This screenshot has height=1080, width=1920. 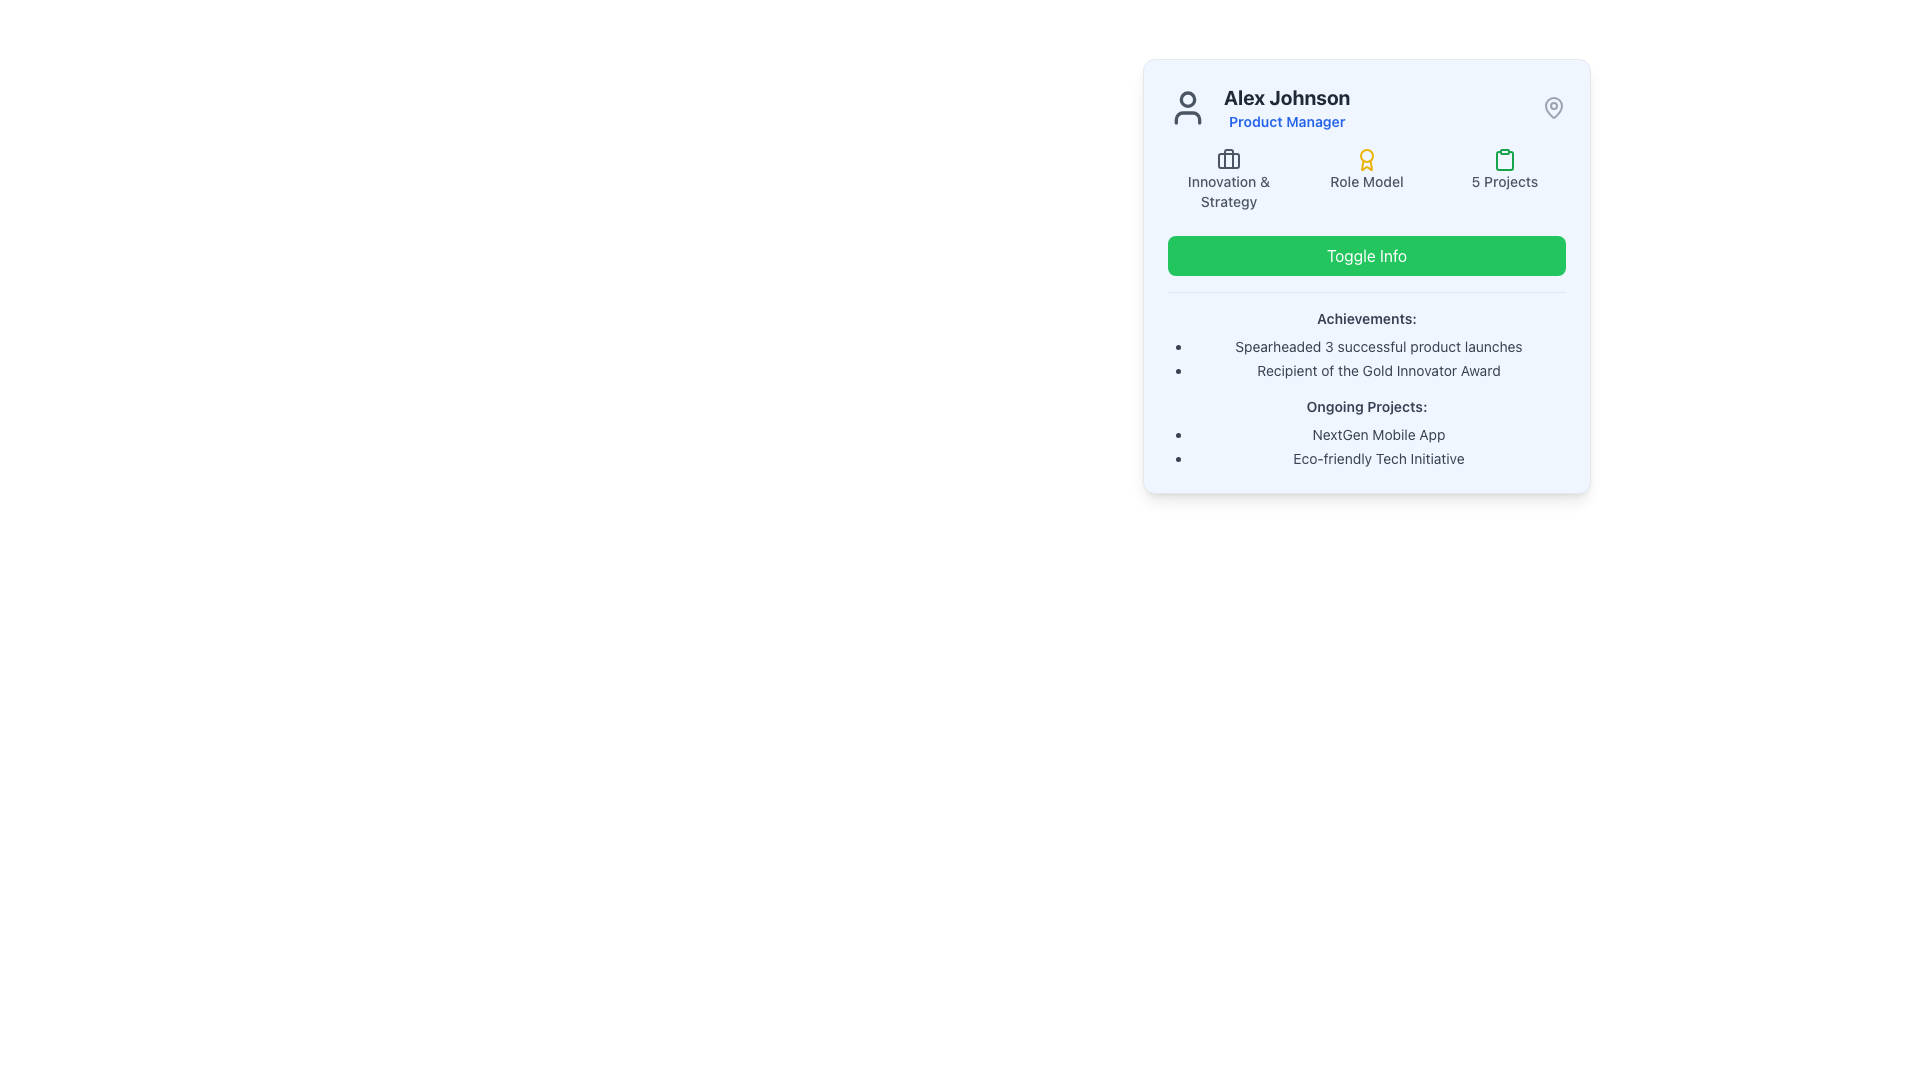 I want to click on text content of the title label indicating the name of the individual associated with the card, positioned at the top of a light-blue card interface above the text 'Product Manager', so click(x=1287, y=97).